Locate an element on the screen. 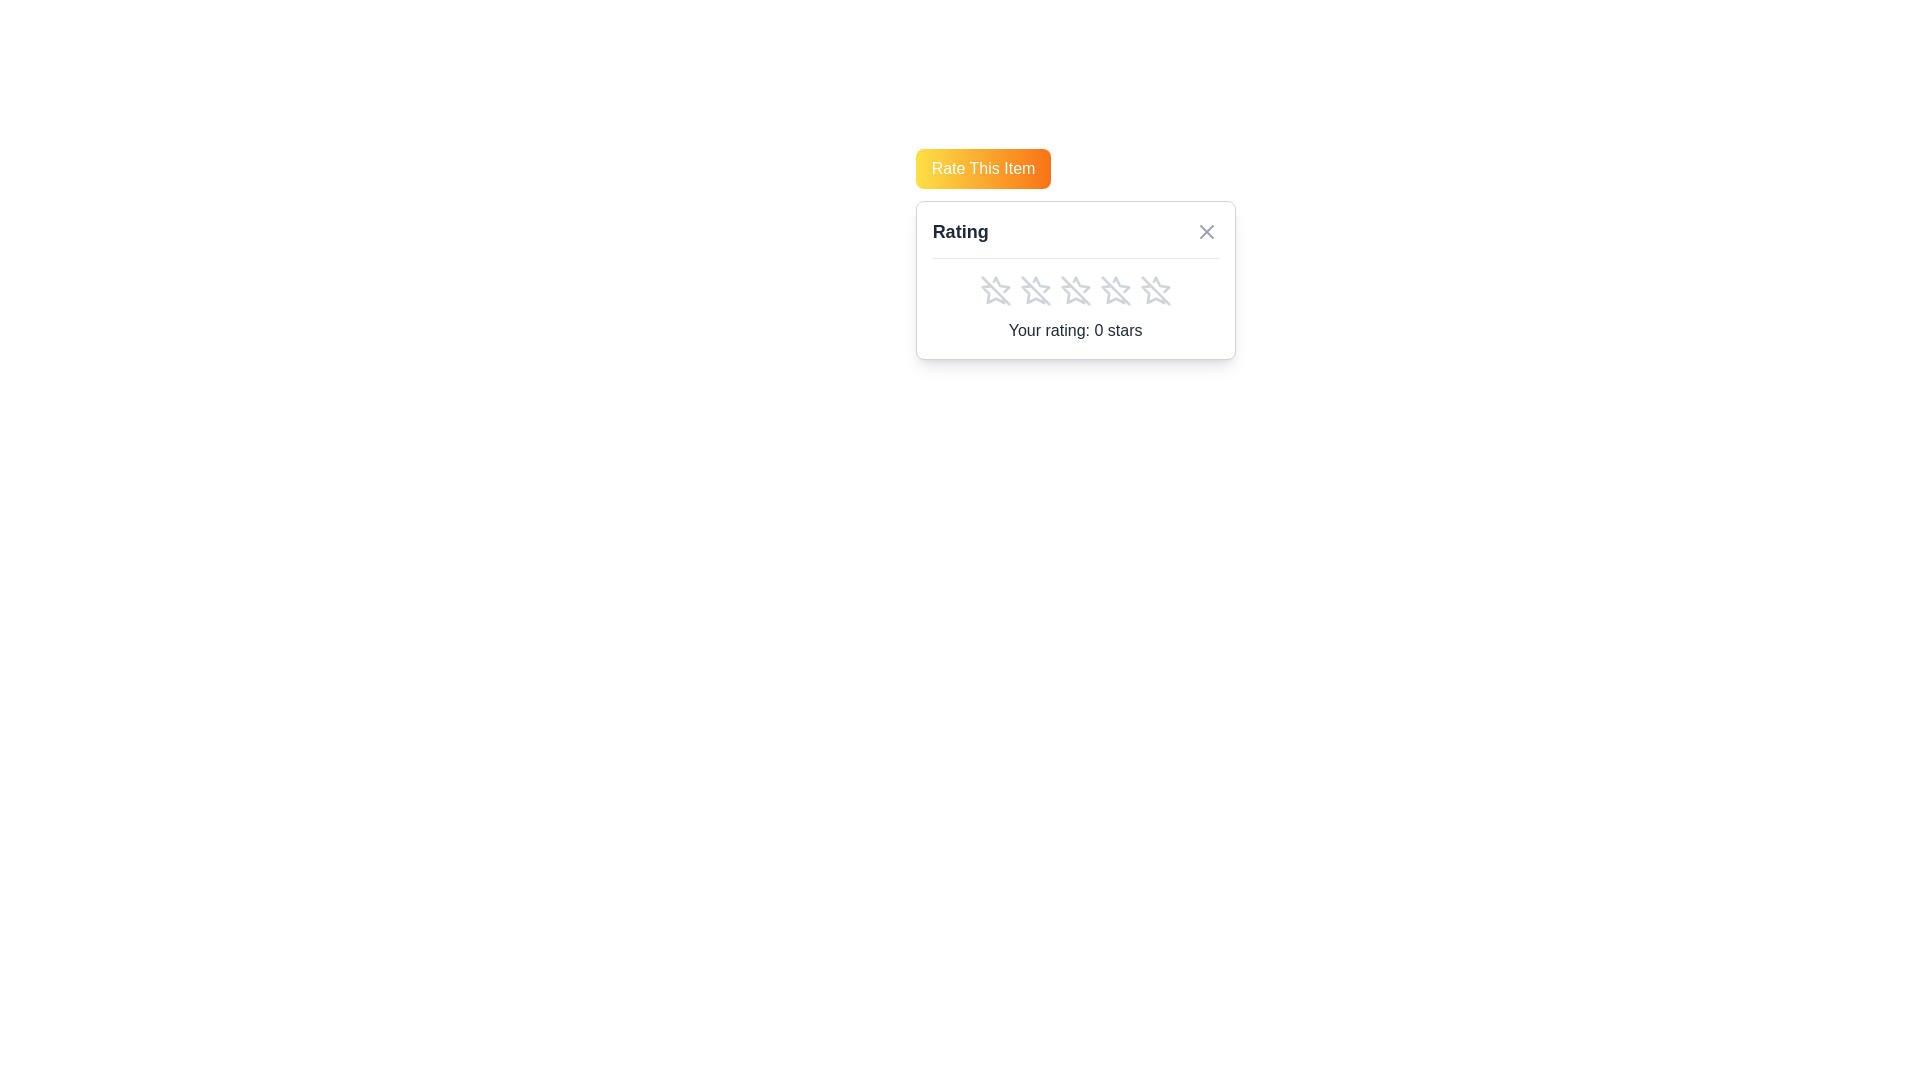  the third star icon in the rating section of the 'Rate This Item' popup to assign a 3-star rating is located at coordinates (1074, 290).